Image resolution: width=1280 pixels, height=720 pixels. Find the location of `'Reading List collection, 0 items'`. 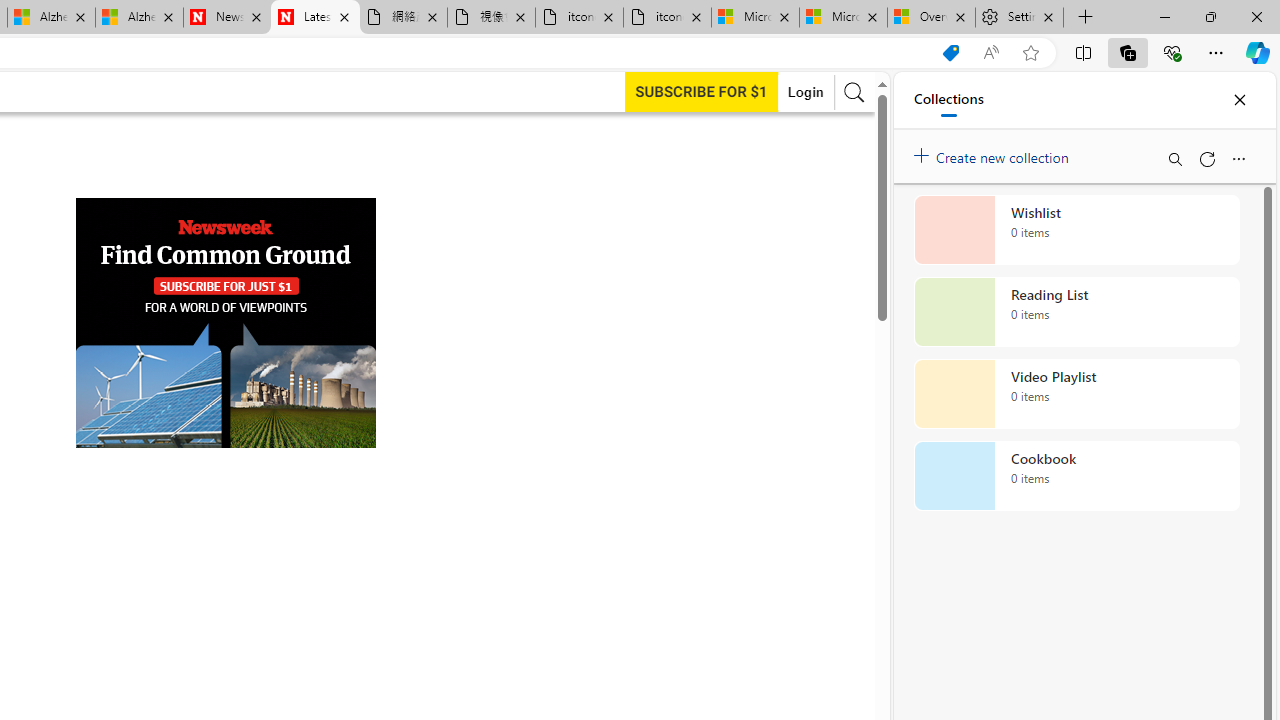

'Reading List collection, 0 items' is located at coordinates (1076, 312).